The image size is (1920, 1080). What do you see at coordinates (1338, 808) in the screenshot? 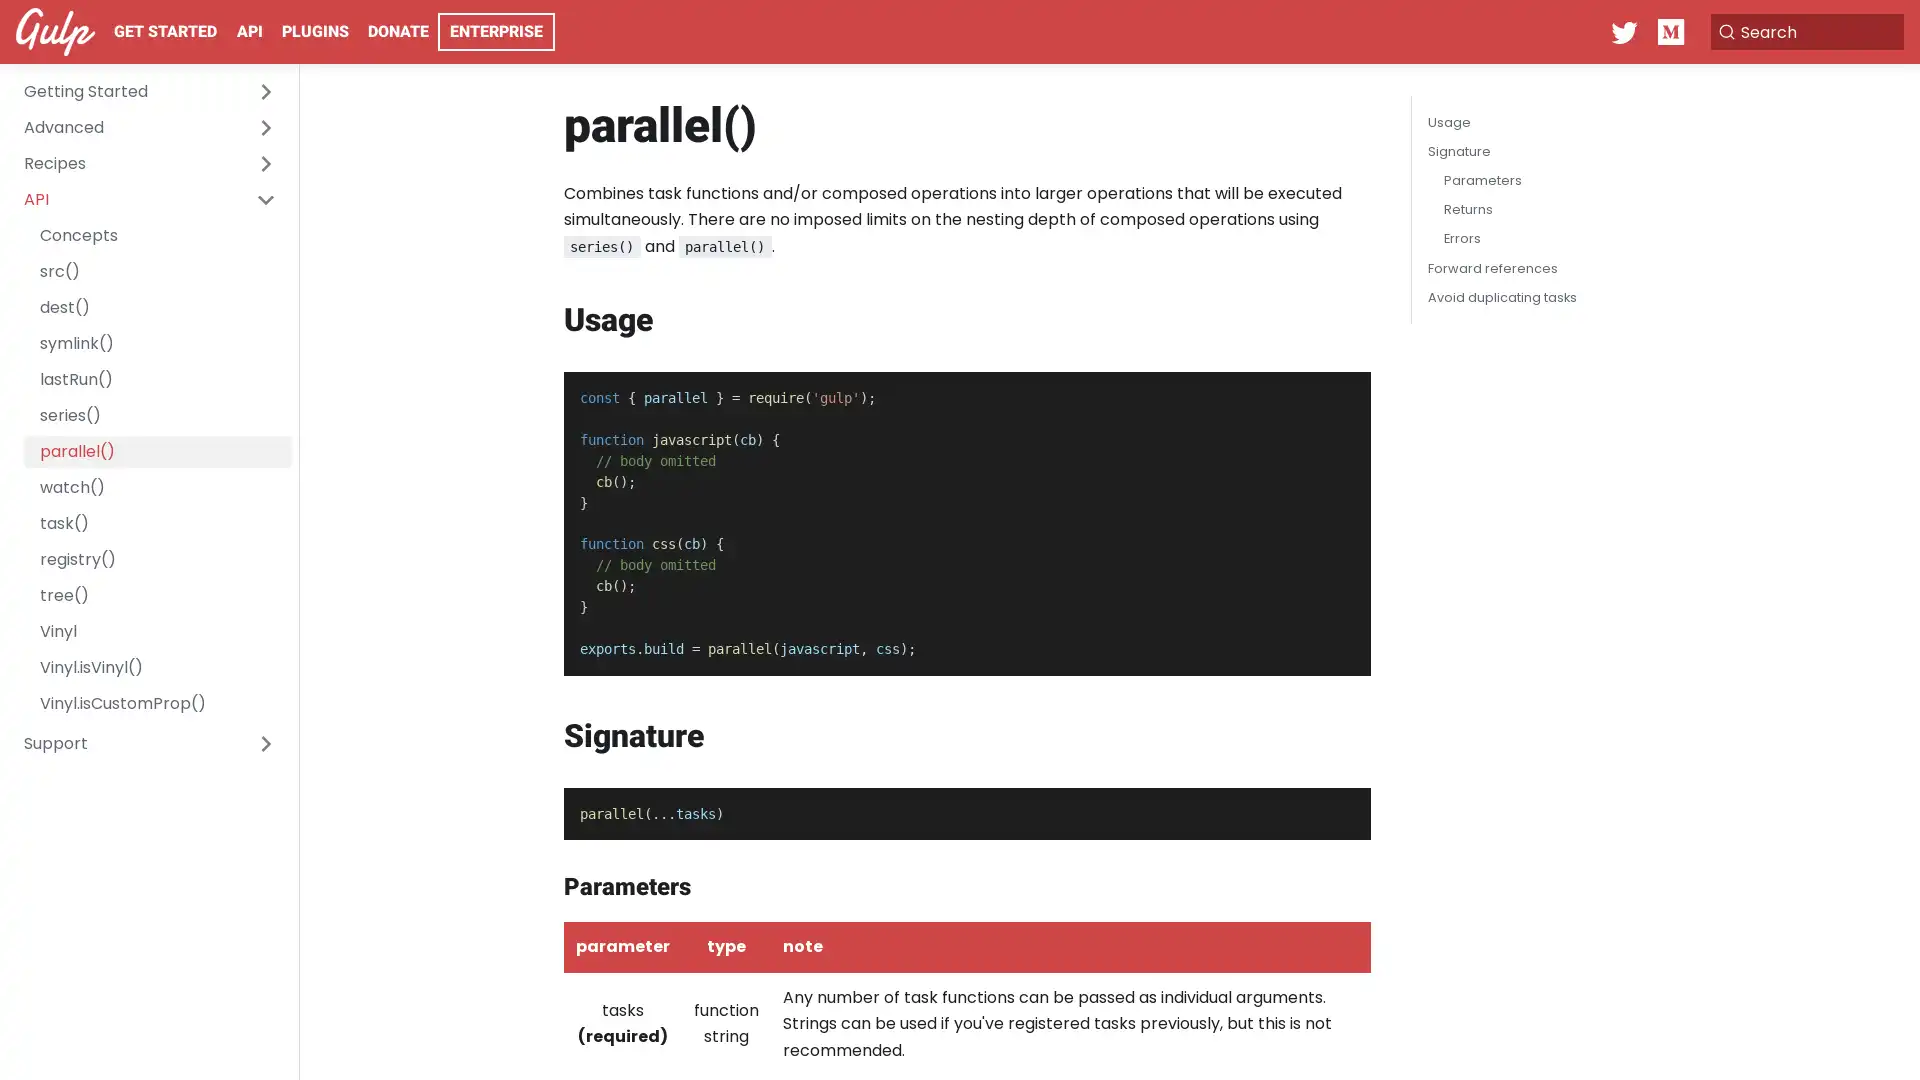
I see `Copy code to clipboard` at bounding box center [1338, 808].